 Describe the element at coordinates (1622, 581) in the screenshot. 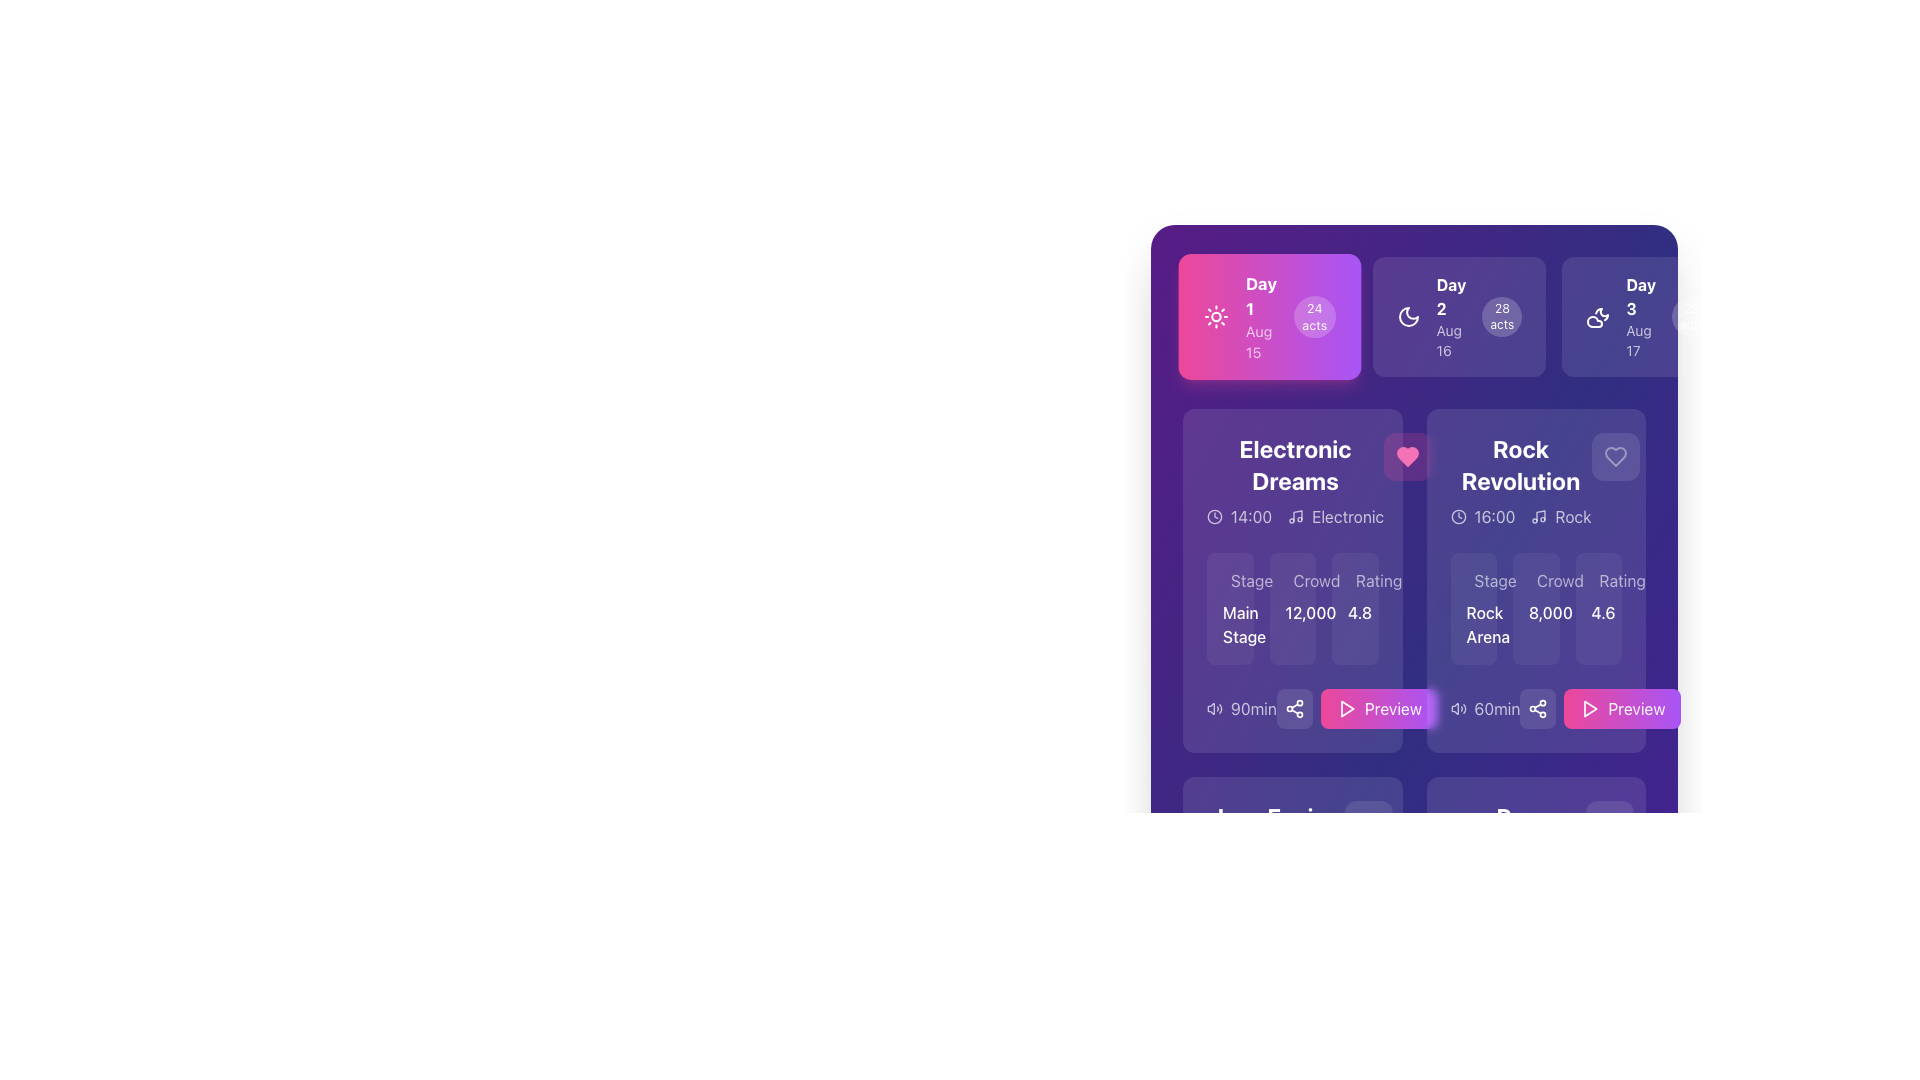

I see `the static text label displaying 'Rating' within the 'Rock Revolution' card, located towards the right section of the application` at that location.